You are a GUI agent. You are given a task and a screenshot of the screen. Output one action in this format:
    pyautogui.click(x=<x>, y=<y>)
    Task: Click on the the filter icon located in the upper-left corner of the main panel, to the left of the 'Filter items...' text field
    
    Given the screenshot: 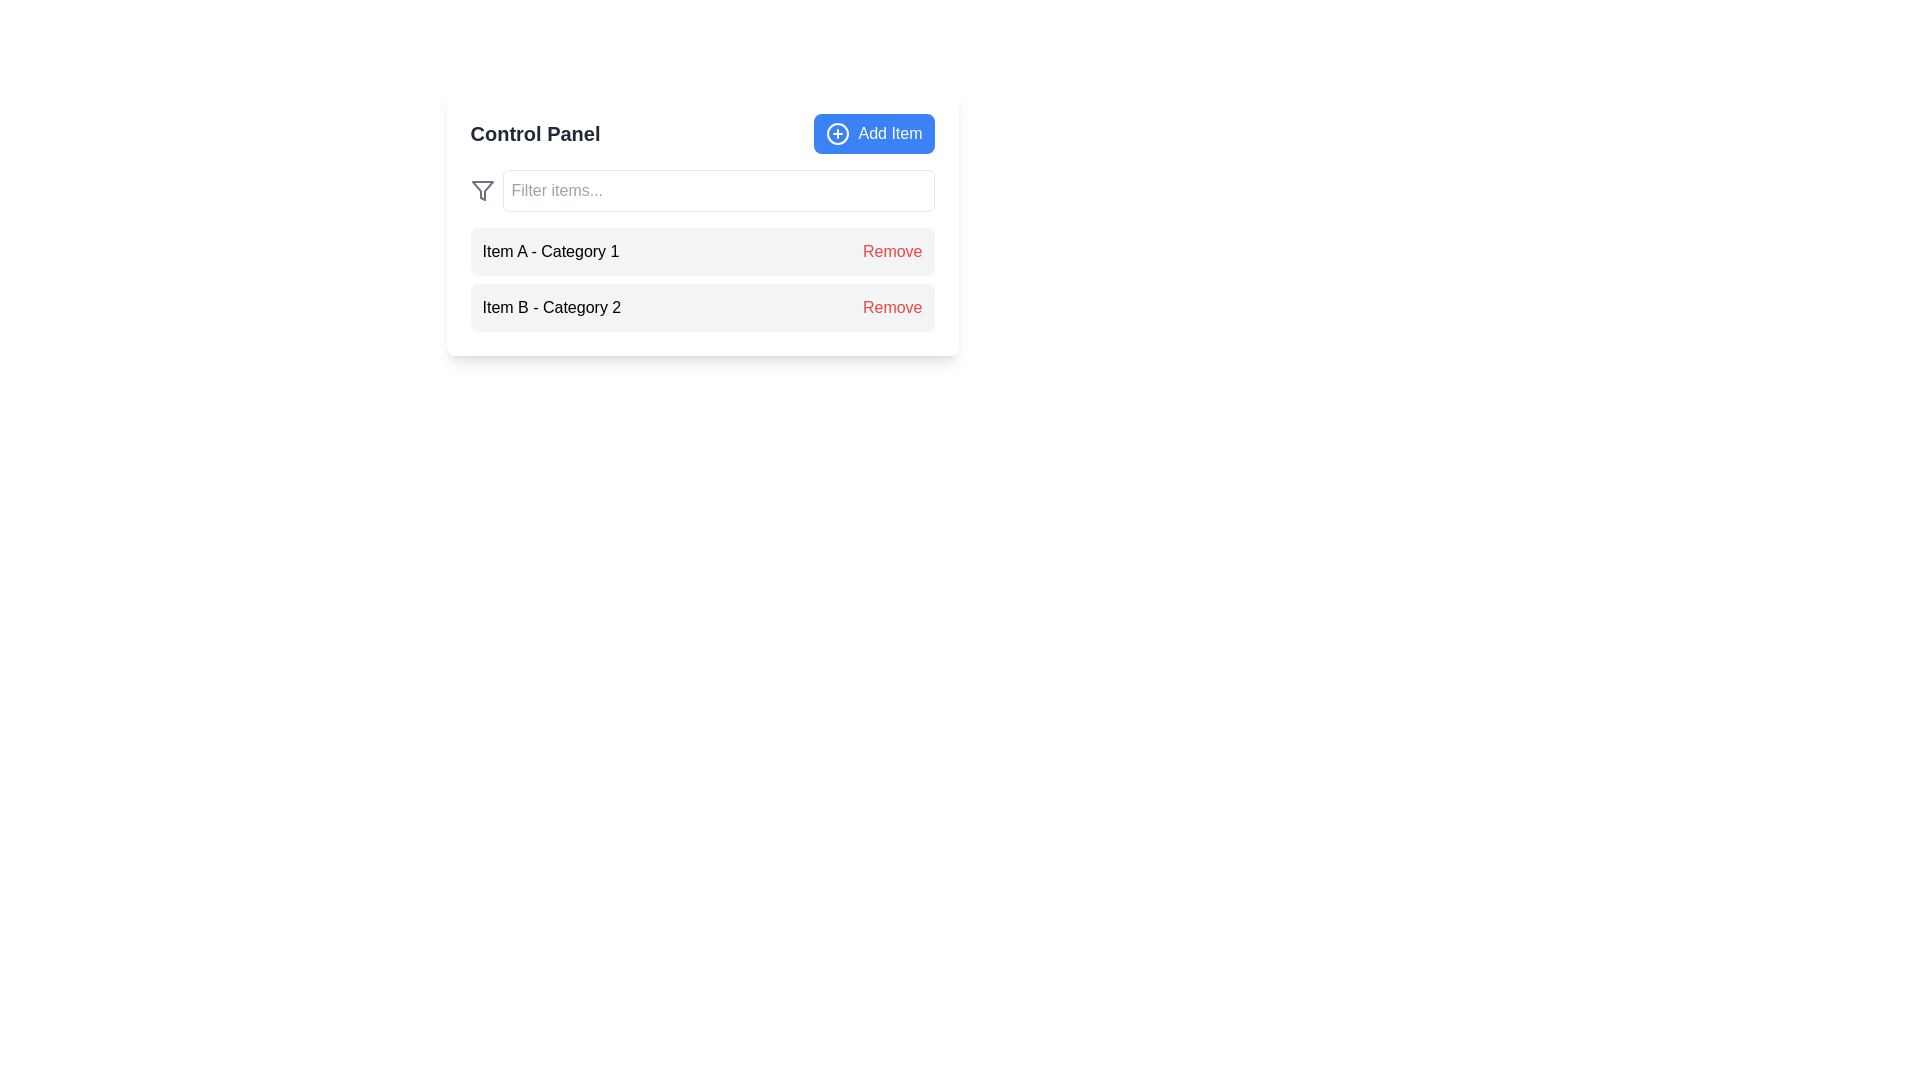 What is the action you would take?
    pyautogui.click(x=482, y=191)
    